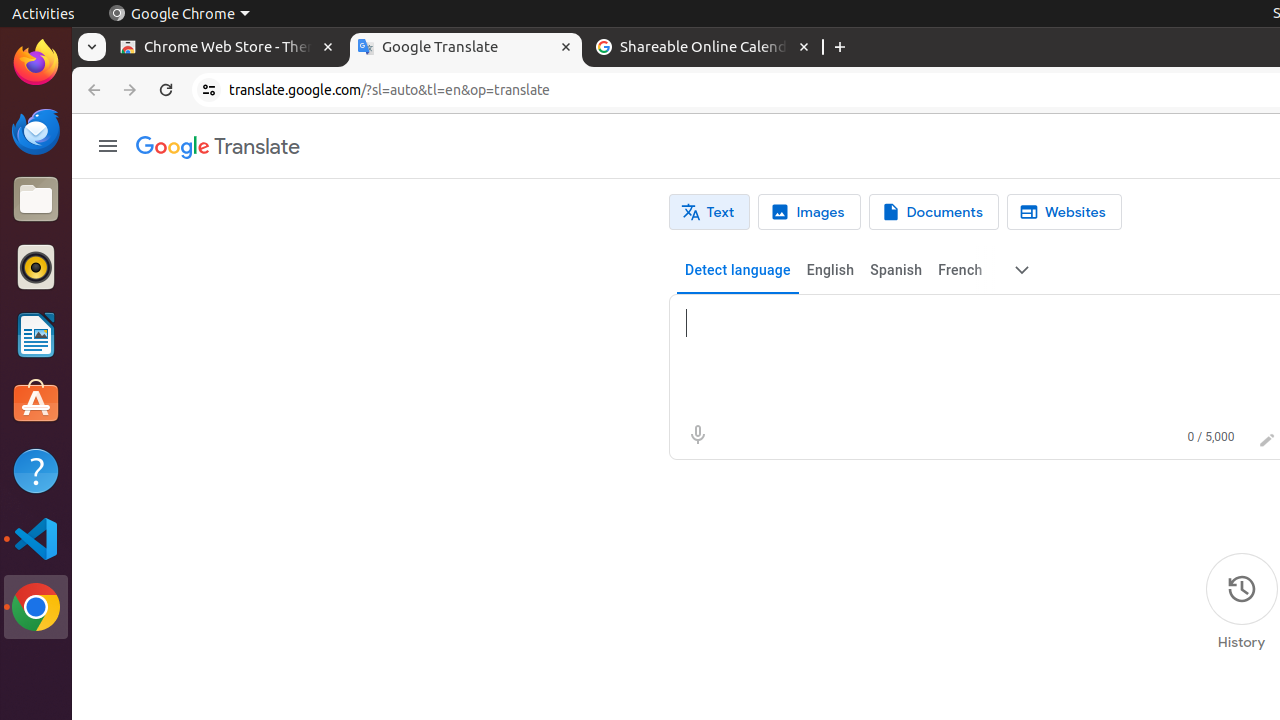  What do you see at coordinates (35, 471) in the screenshot?
I see `'Help'` at bounding box center [35, 471].